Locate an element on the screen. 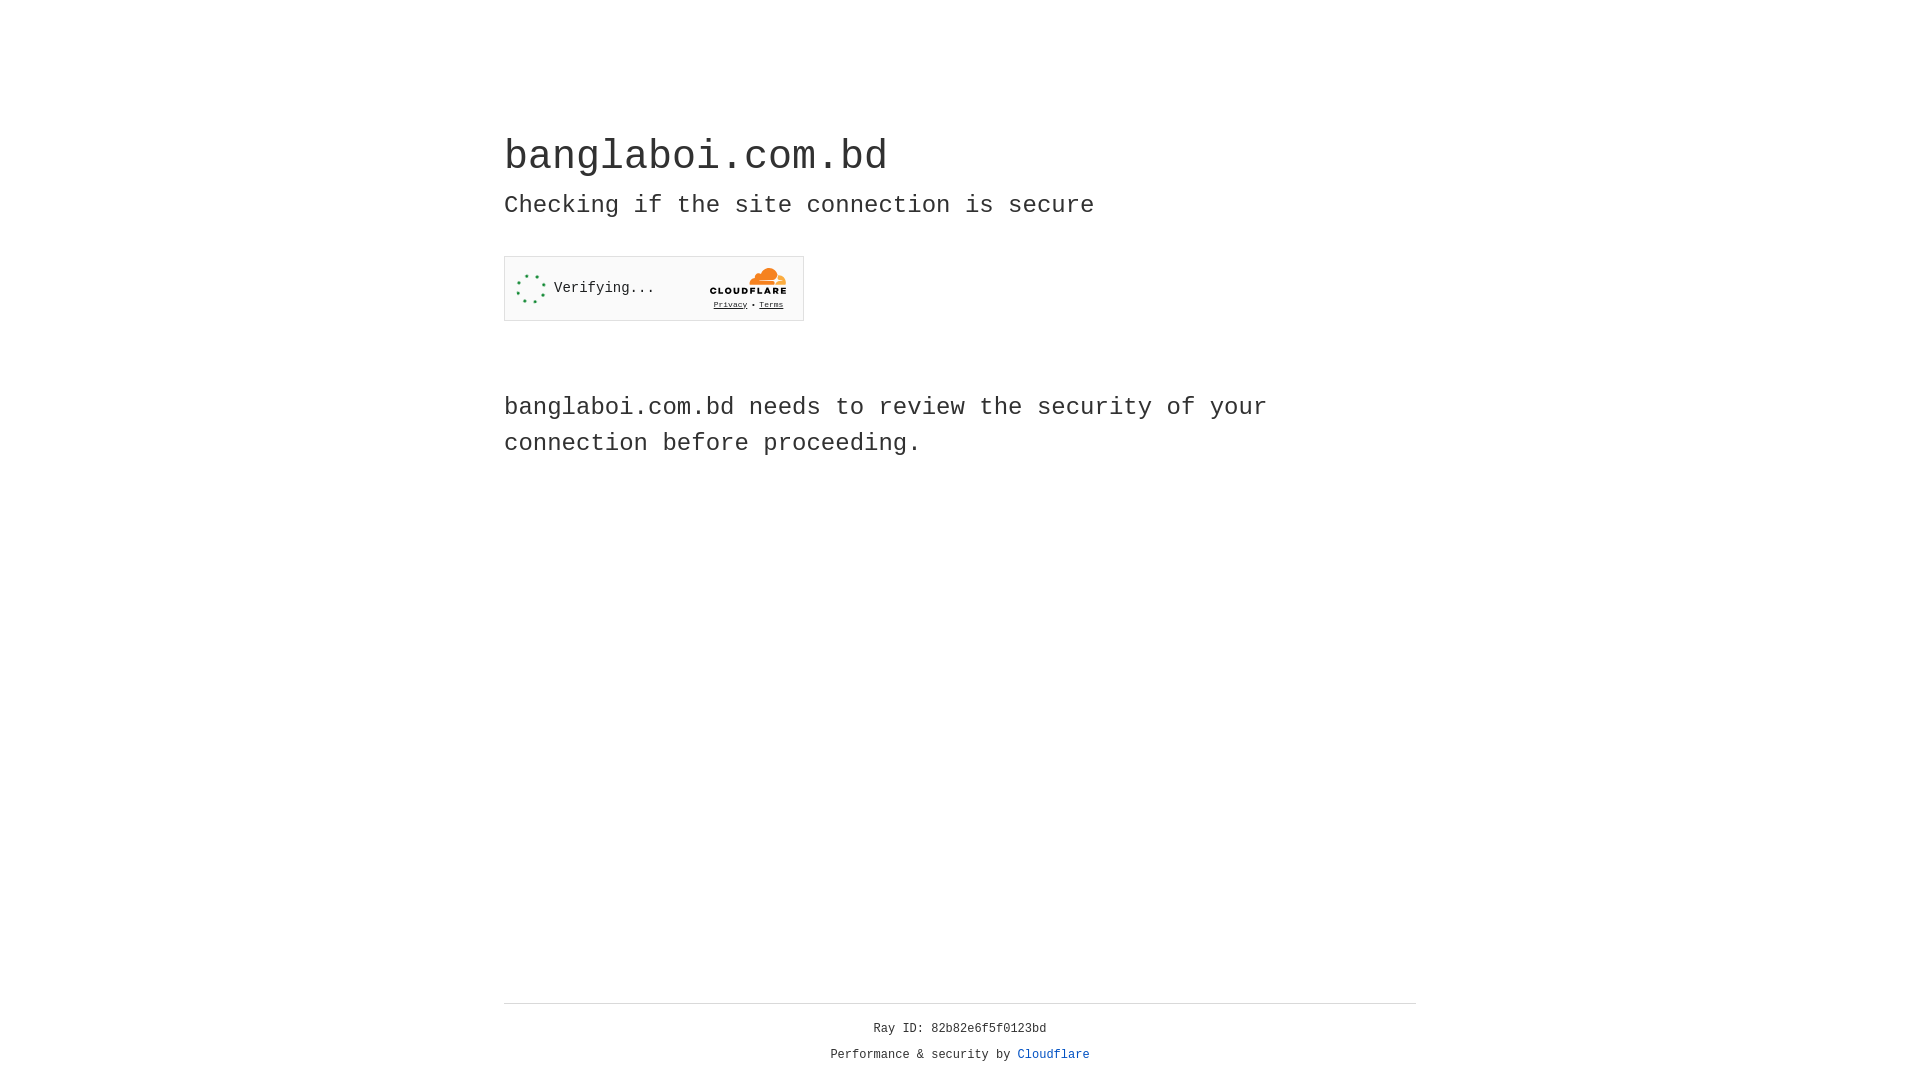 This screenshot has height=1080, width=1920. 'Cloudflare' is located at coordinates (1053, 1054).